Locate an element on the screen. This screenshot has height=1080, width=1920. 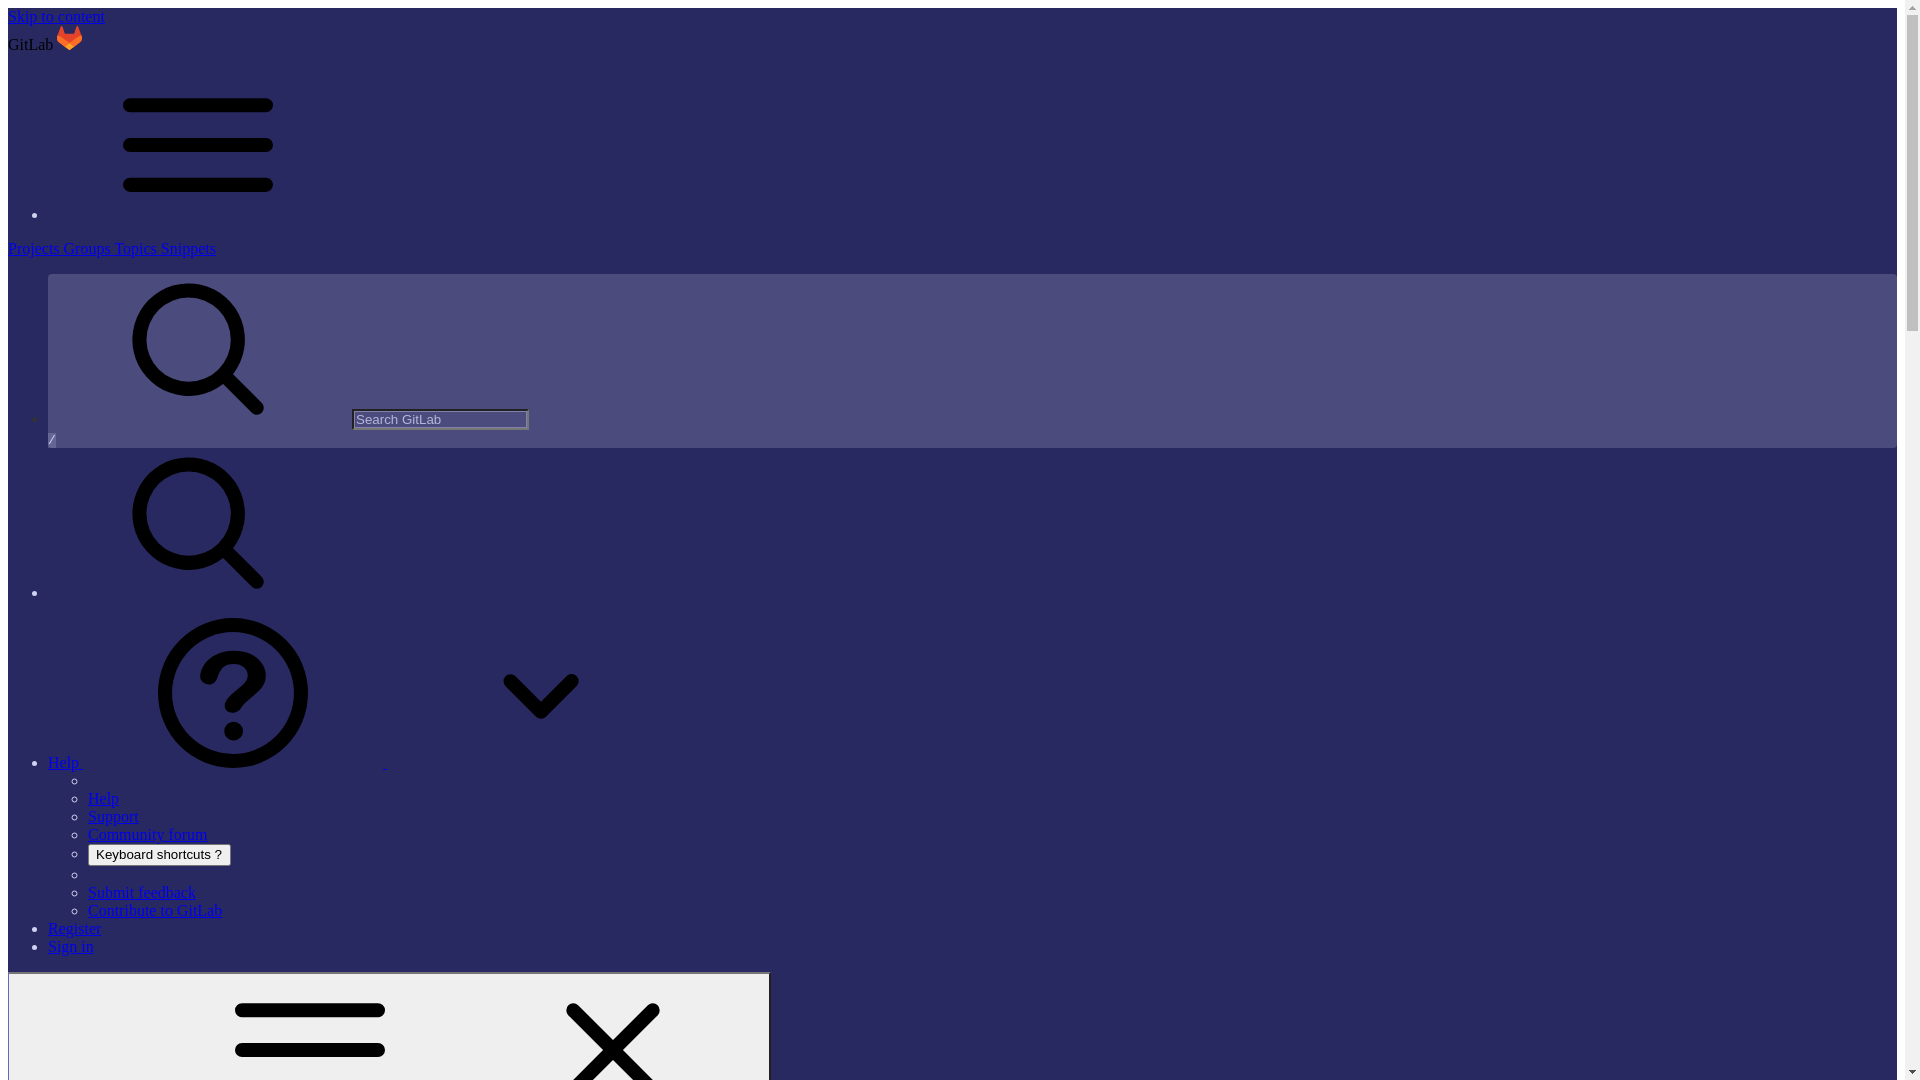
'Skip to content' is located at coordinates (56, 16).